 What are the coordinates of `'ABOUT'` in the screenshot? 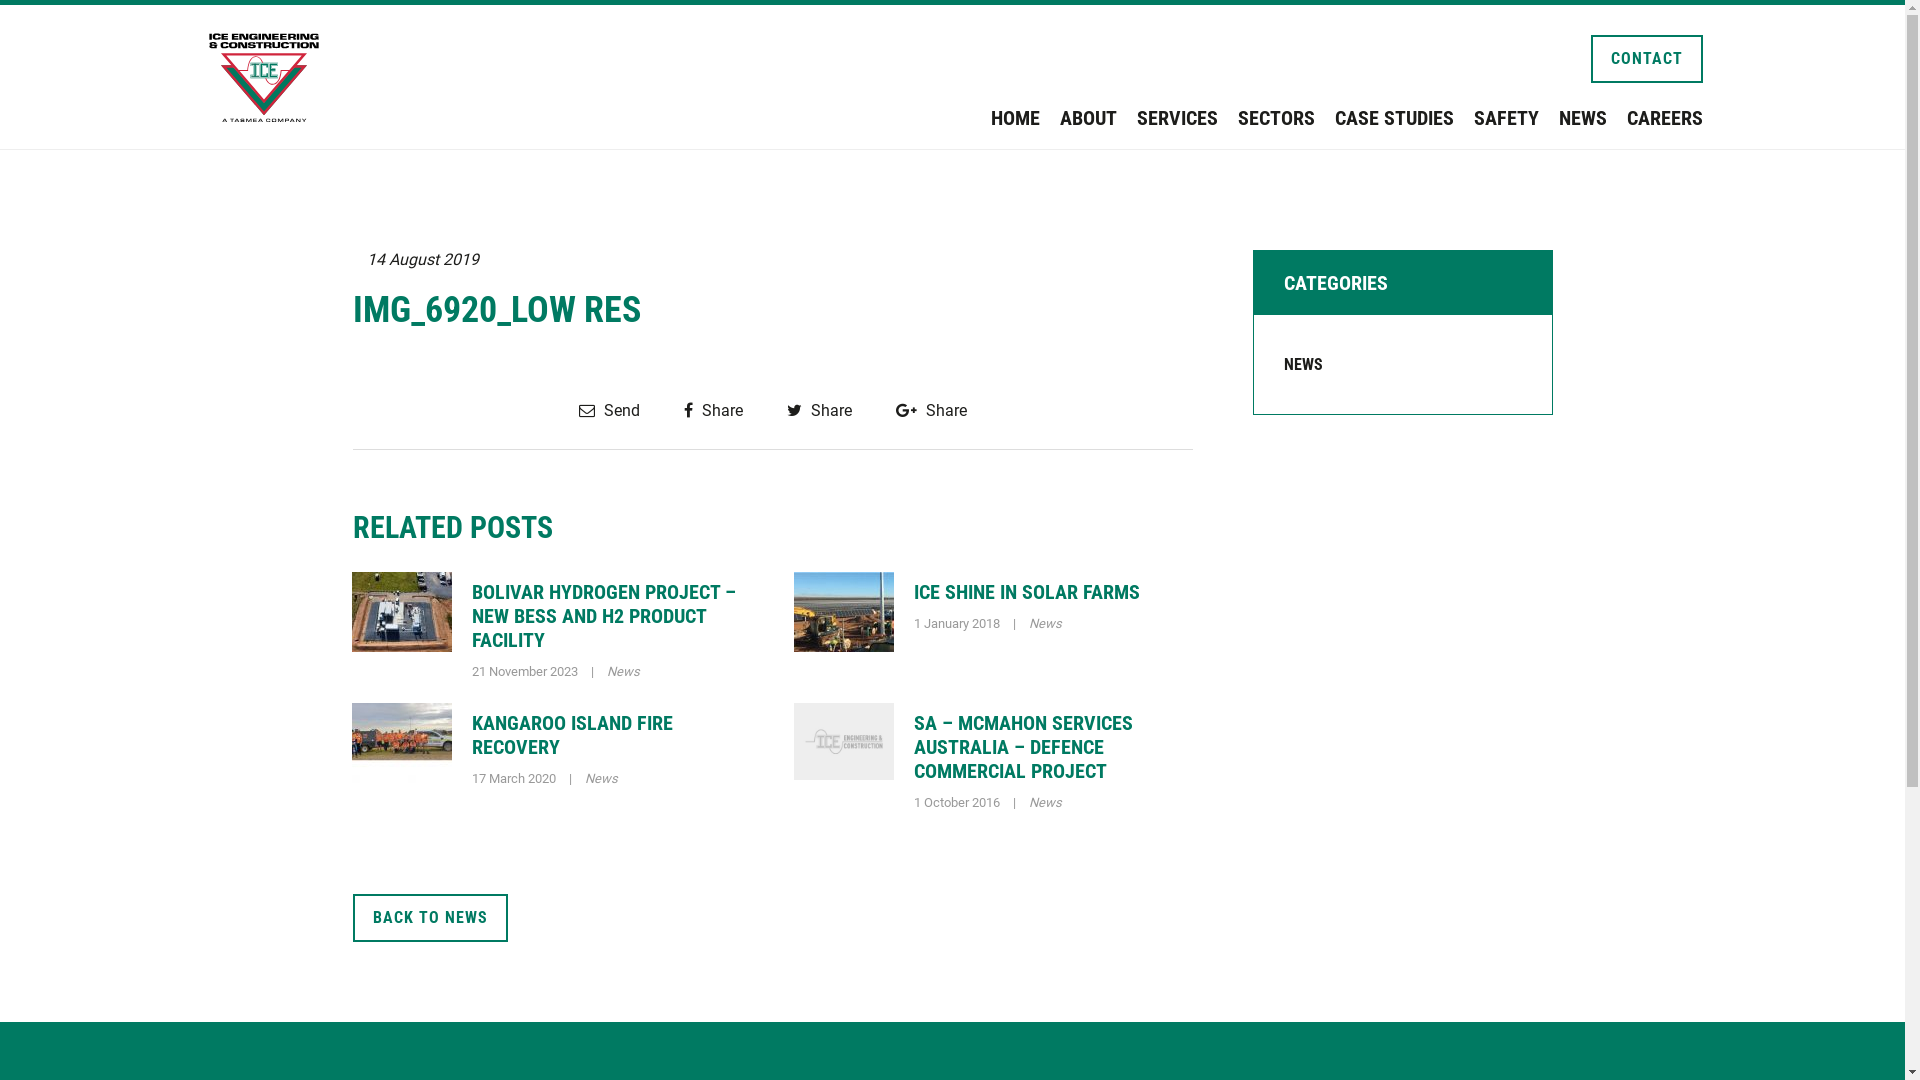 It's located at (1059, 118).